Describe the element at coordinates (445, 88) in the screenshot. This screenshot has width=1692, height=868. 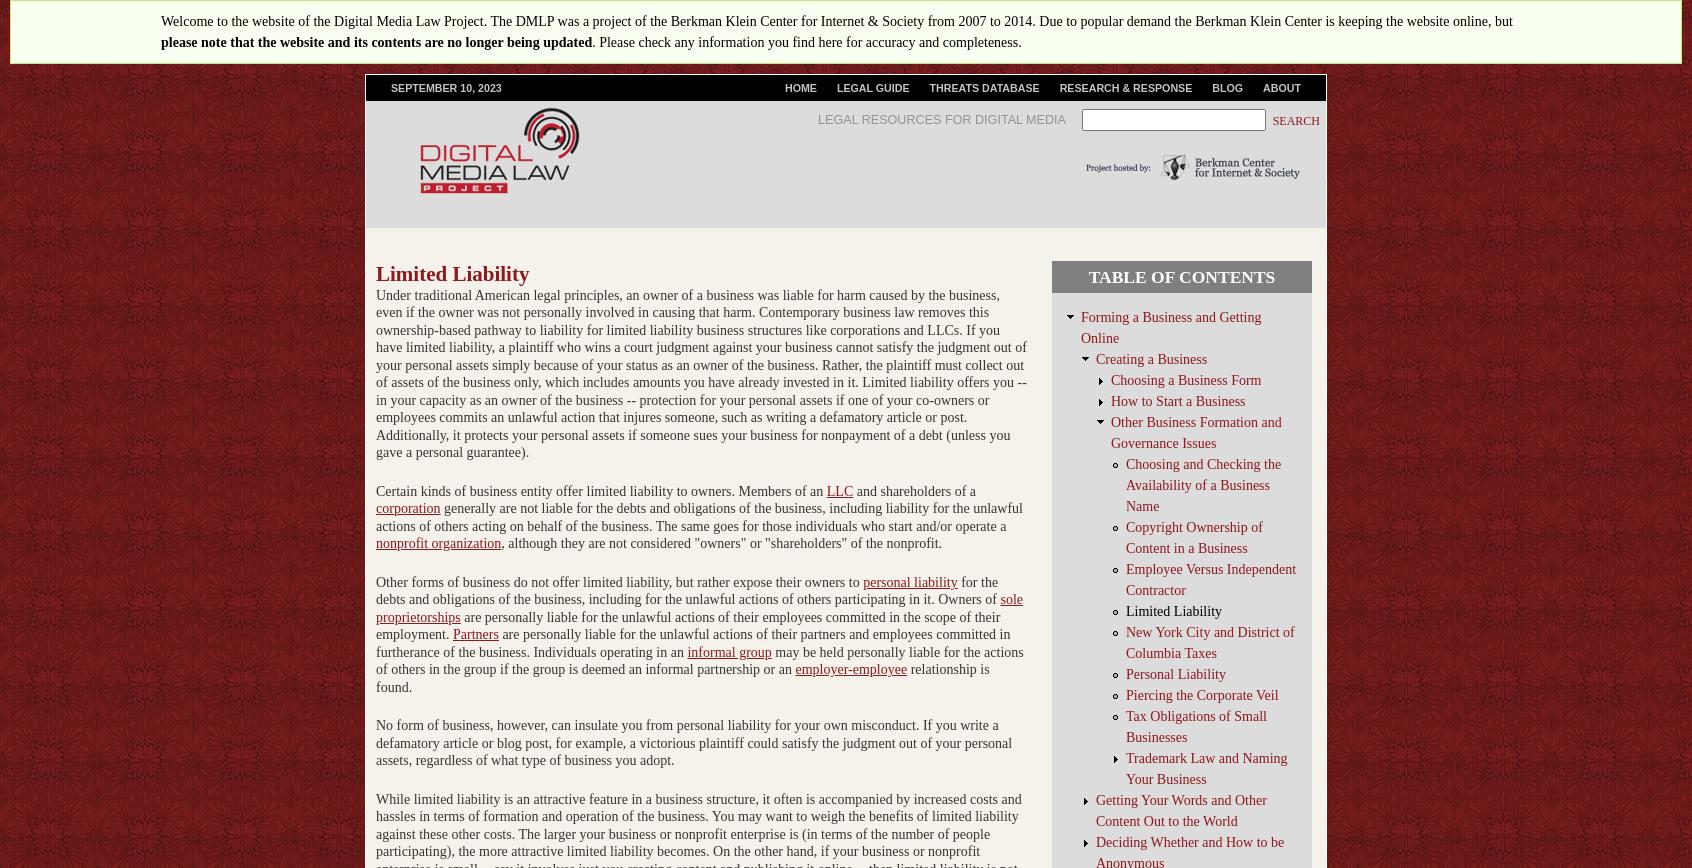
I see `'September 10, 2023'` at that location.